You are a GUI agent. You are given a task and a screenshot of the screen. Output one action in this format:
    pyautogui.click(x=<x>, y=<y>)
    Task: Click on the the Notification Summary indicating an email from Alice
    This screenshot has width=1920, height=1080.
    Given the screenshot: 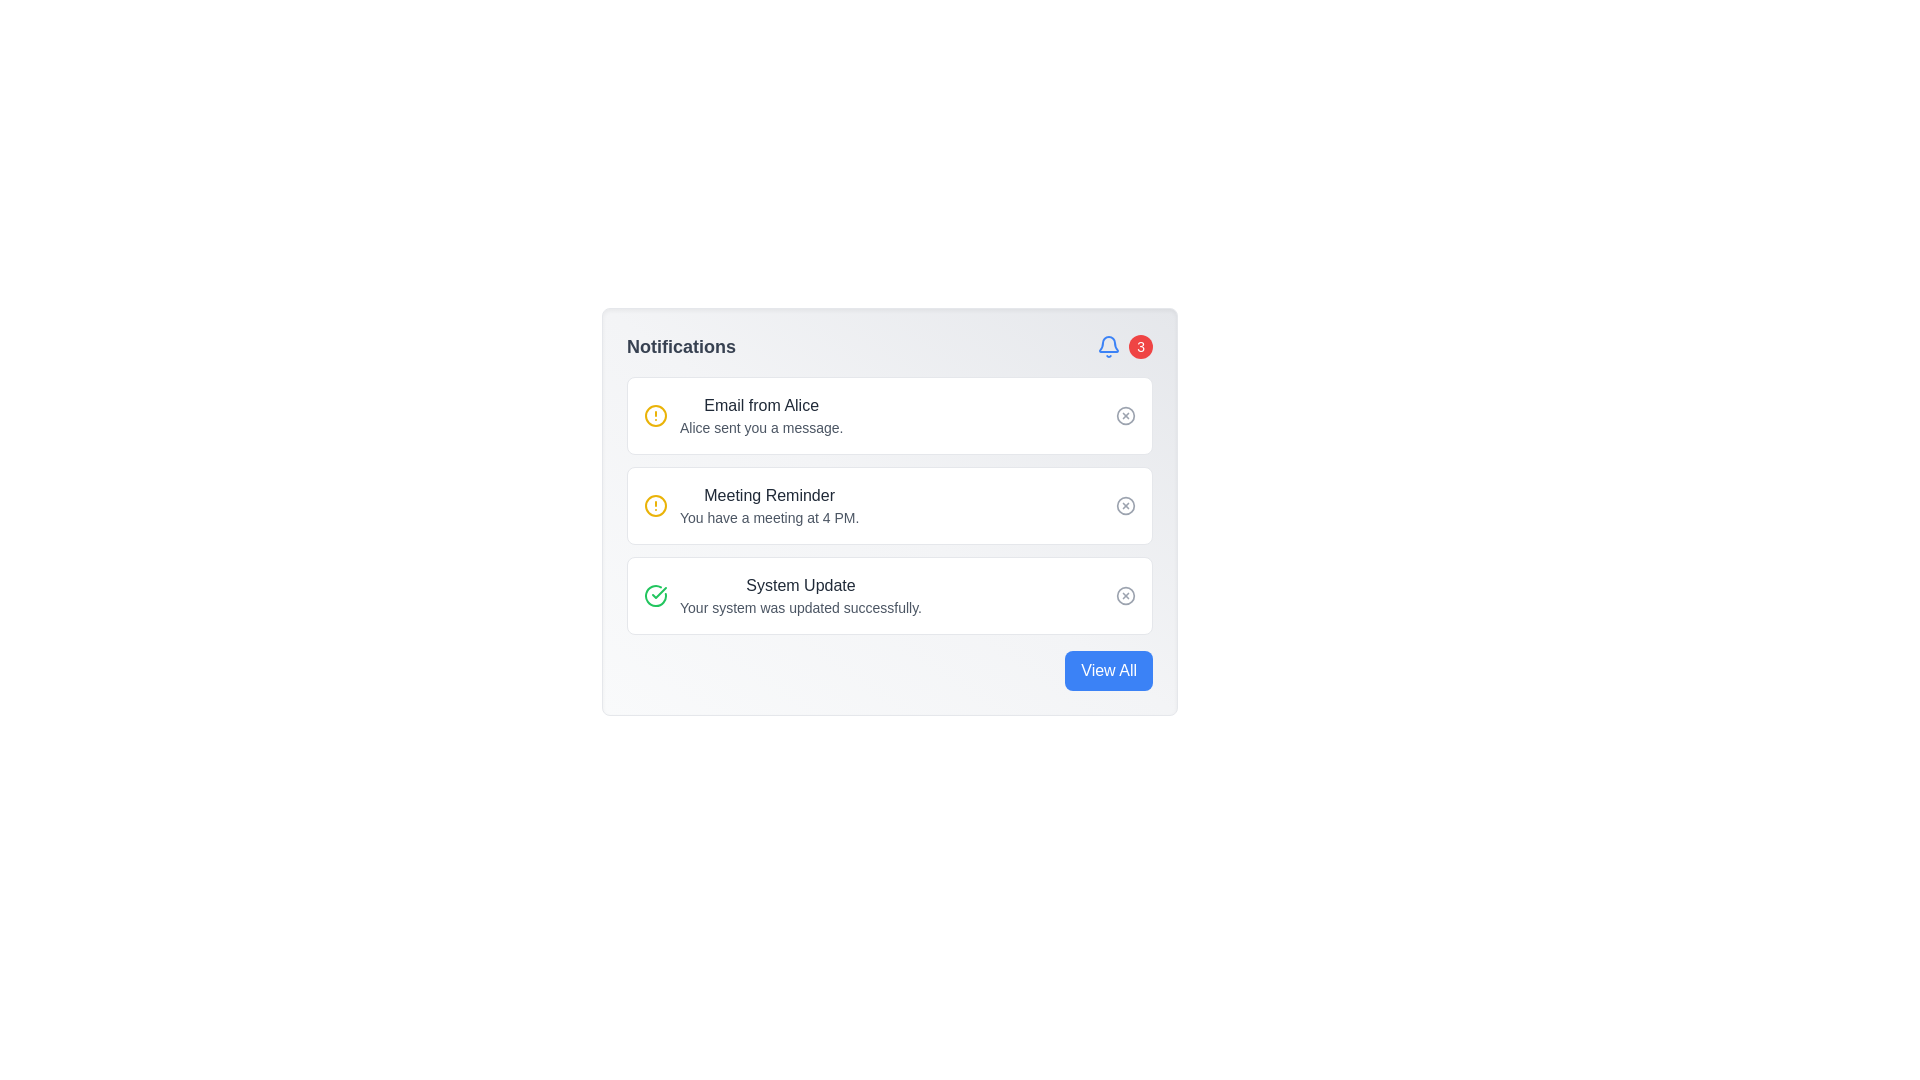 What is the action you would take?
    pyautogui.click(x=760, y=415)
    